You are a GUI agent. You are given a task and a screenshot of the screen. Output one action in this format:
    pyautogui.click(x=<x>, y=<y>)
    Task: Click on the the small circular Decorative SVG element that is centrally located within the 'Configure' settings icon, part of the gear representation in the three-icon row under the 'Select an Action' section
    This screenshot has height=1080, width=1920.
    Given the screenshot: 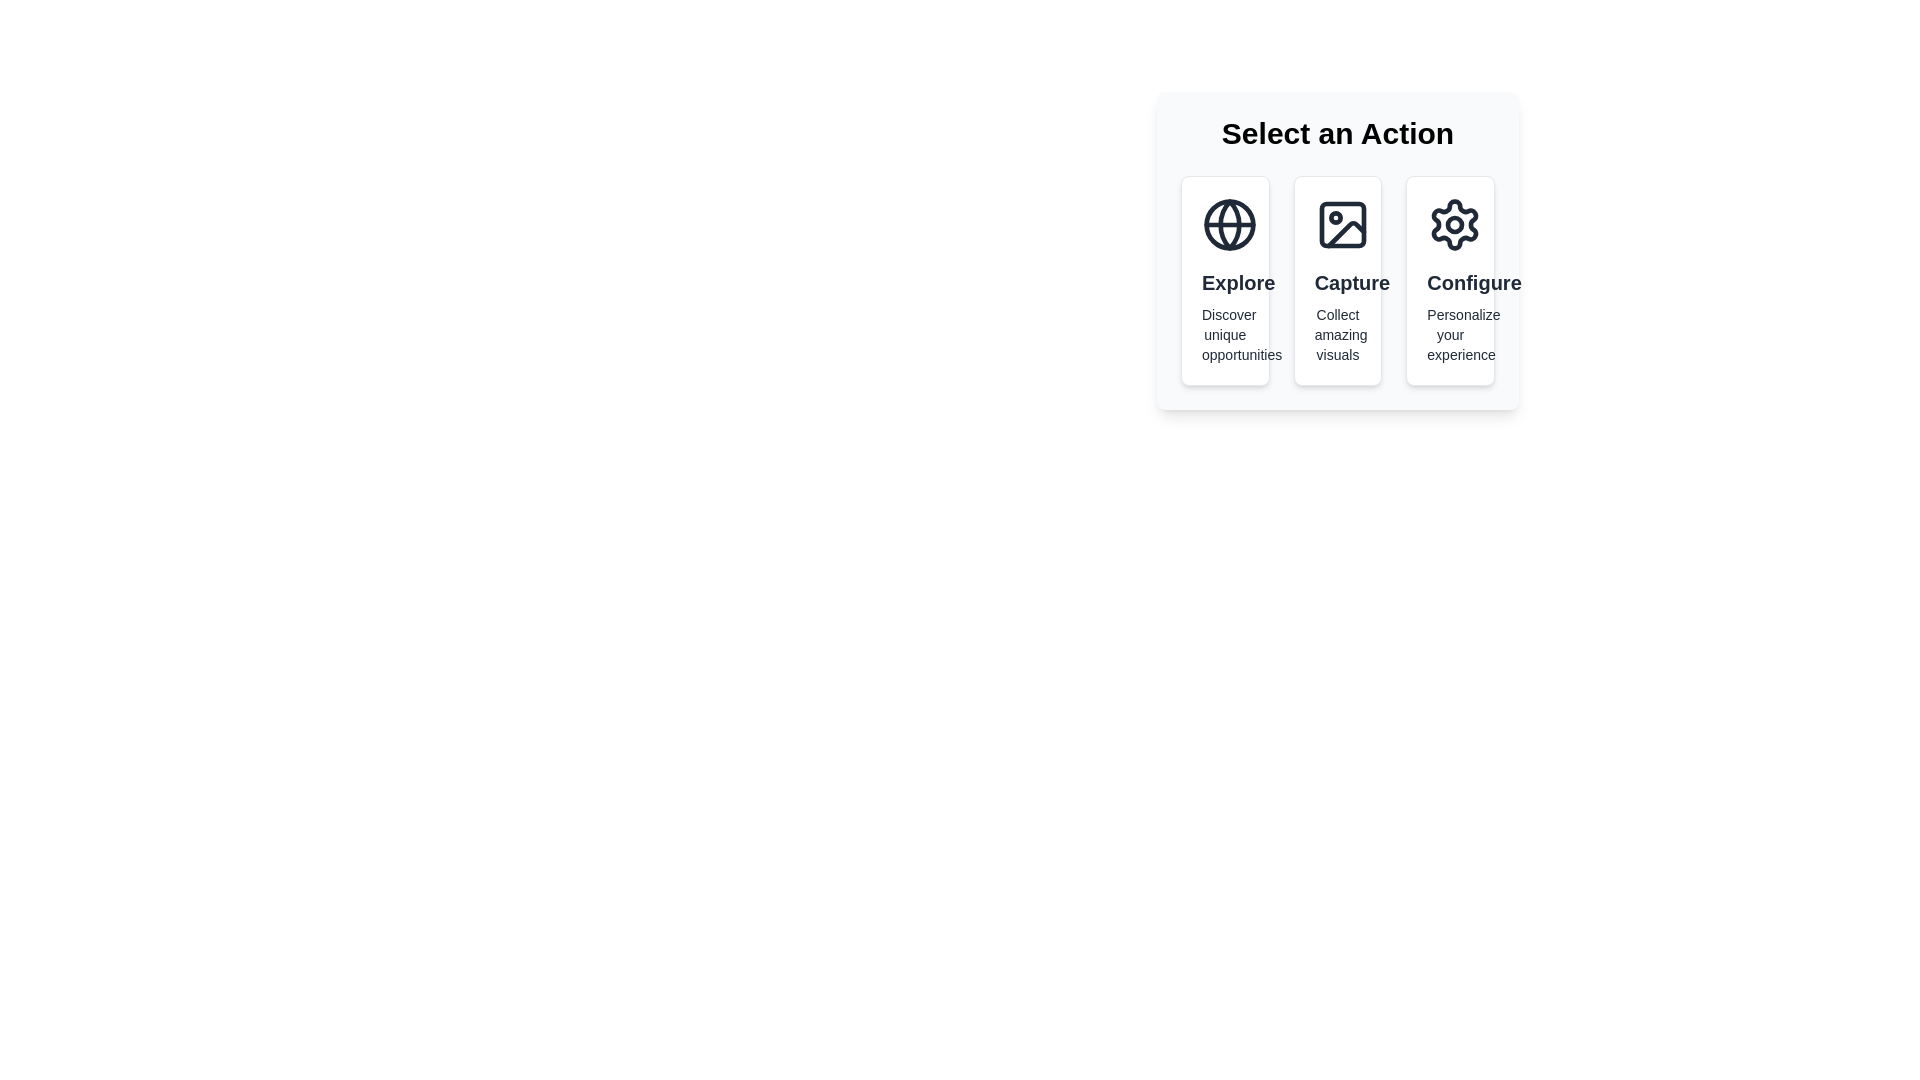 What is the action you would take?
    pyautogui.click(x=1455, y=224)
    